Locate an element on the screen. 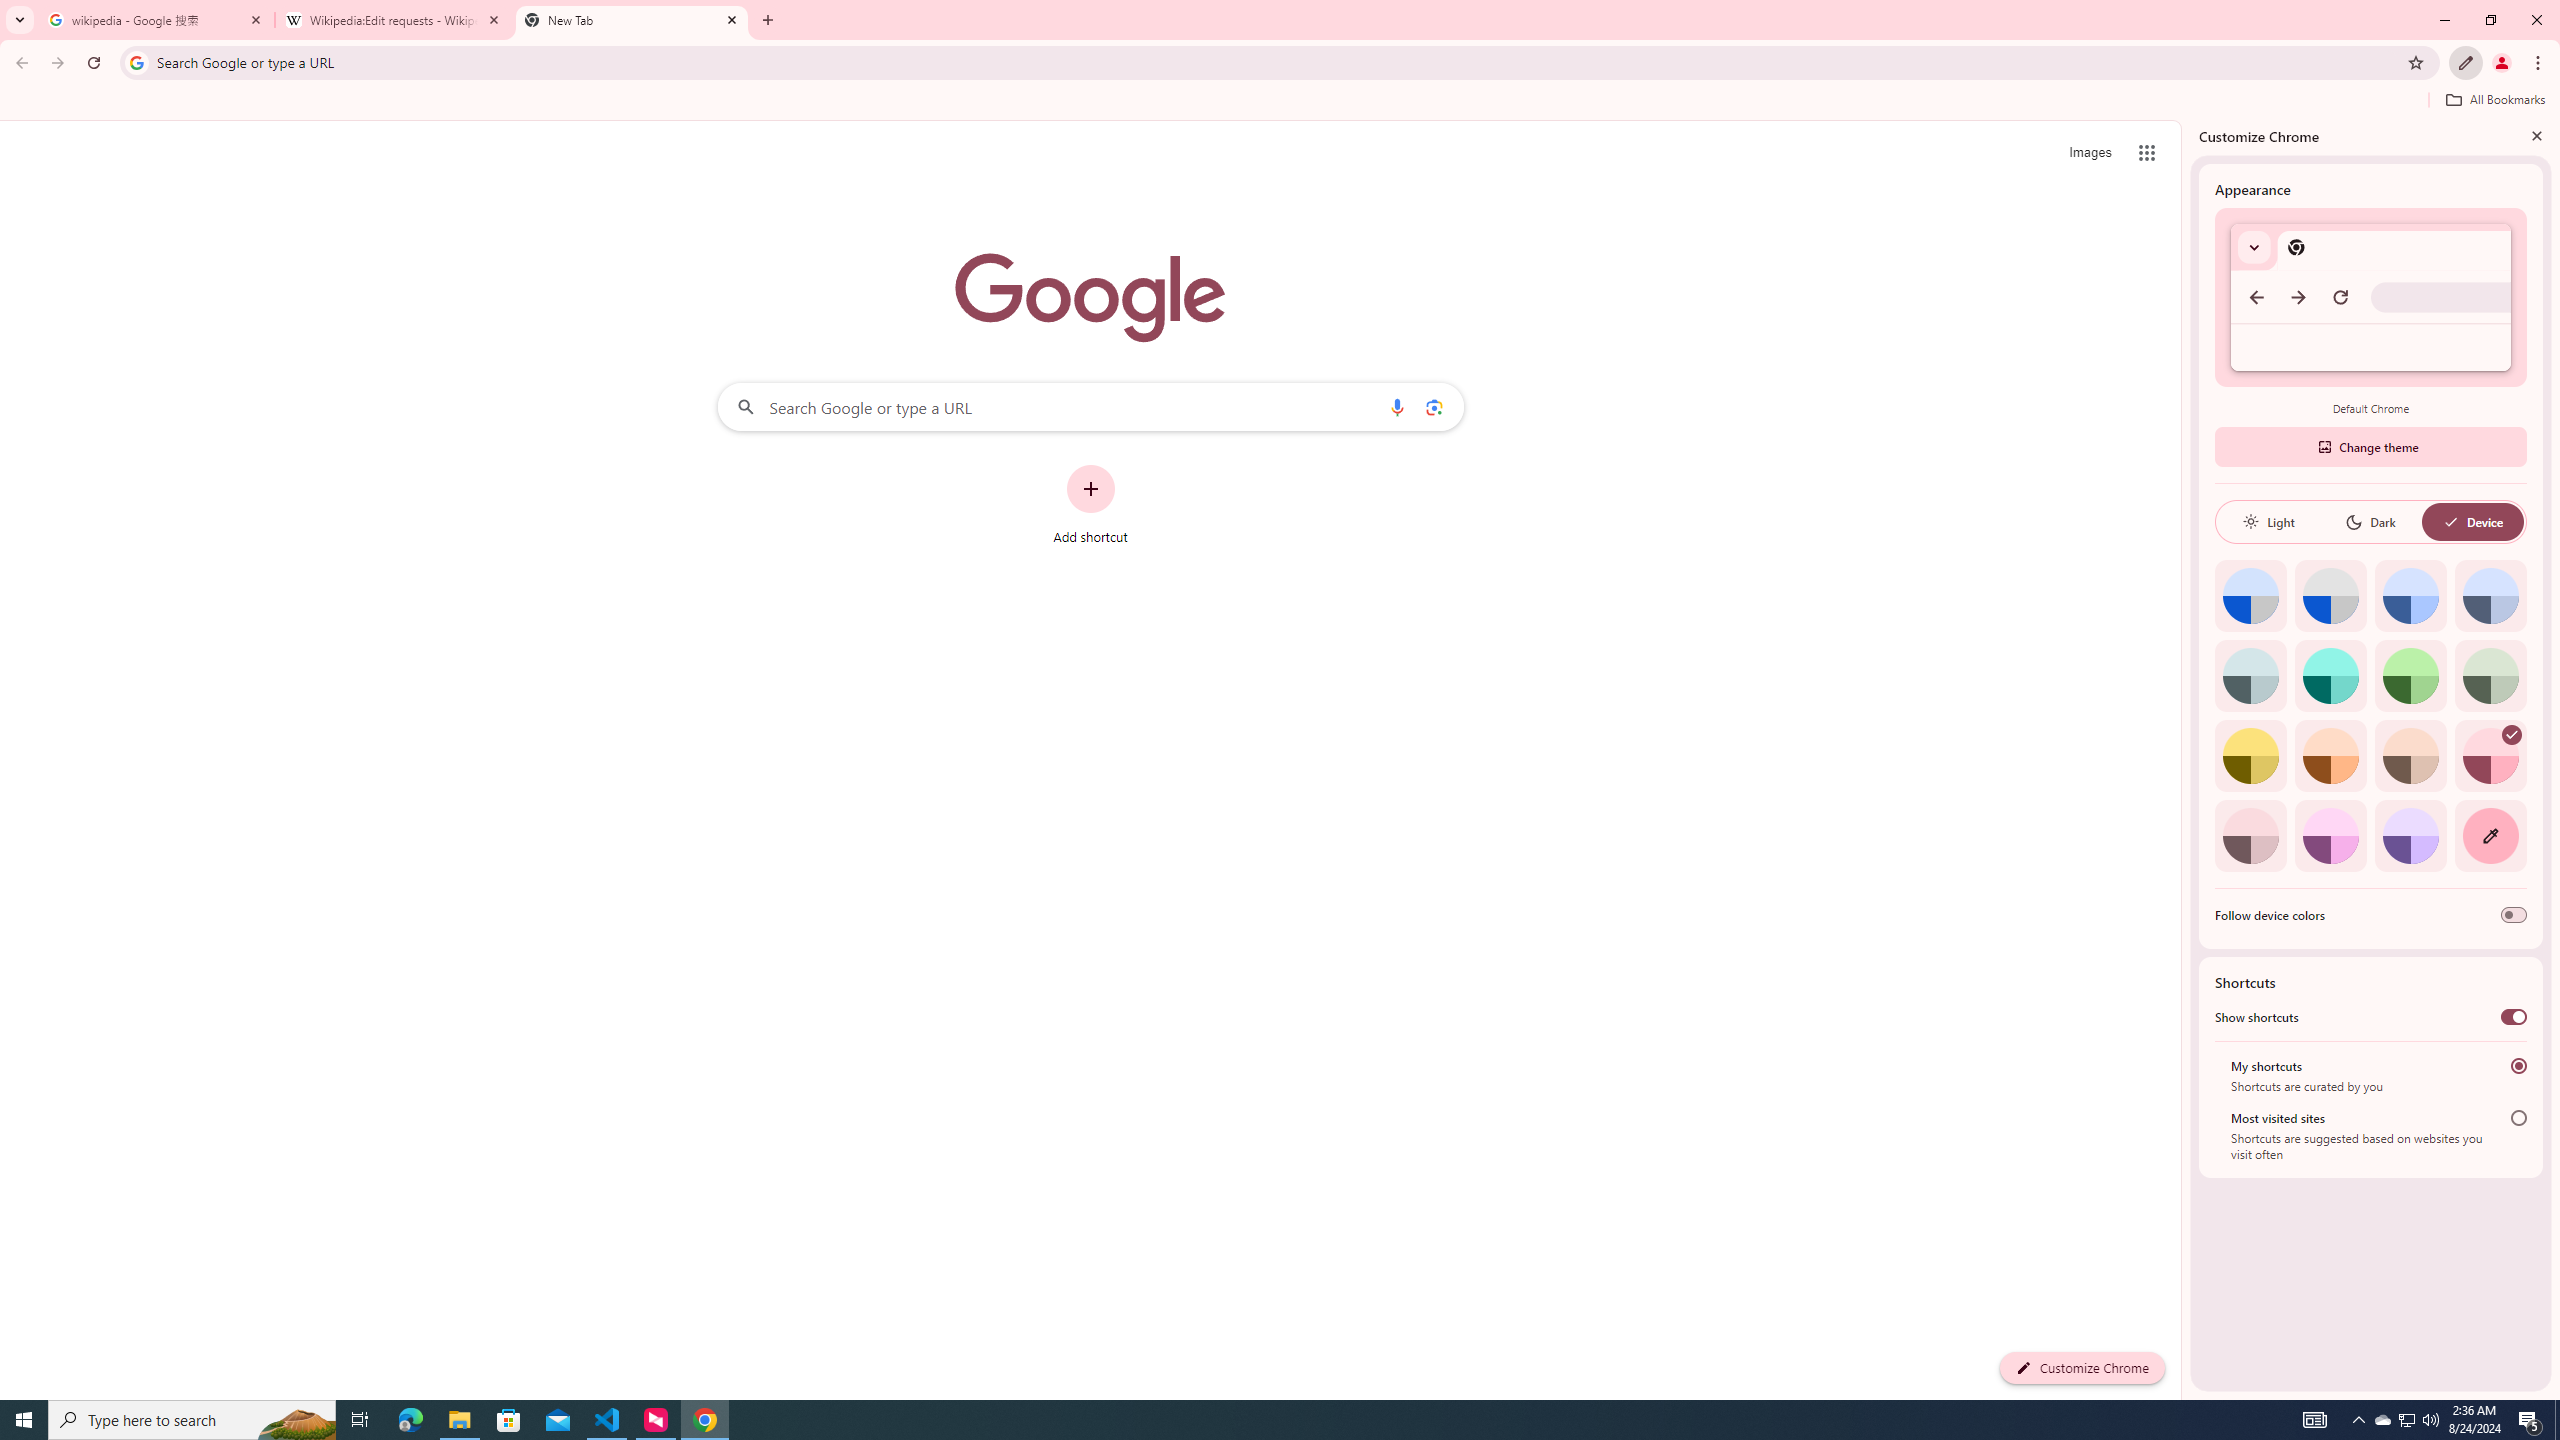 This screenshot has width=2560, height=1440. 'Default color' is located at coordinates (2250, 595).